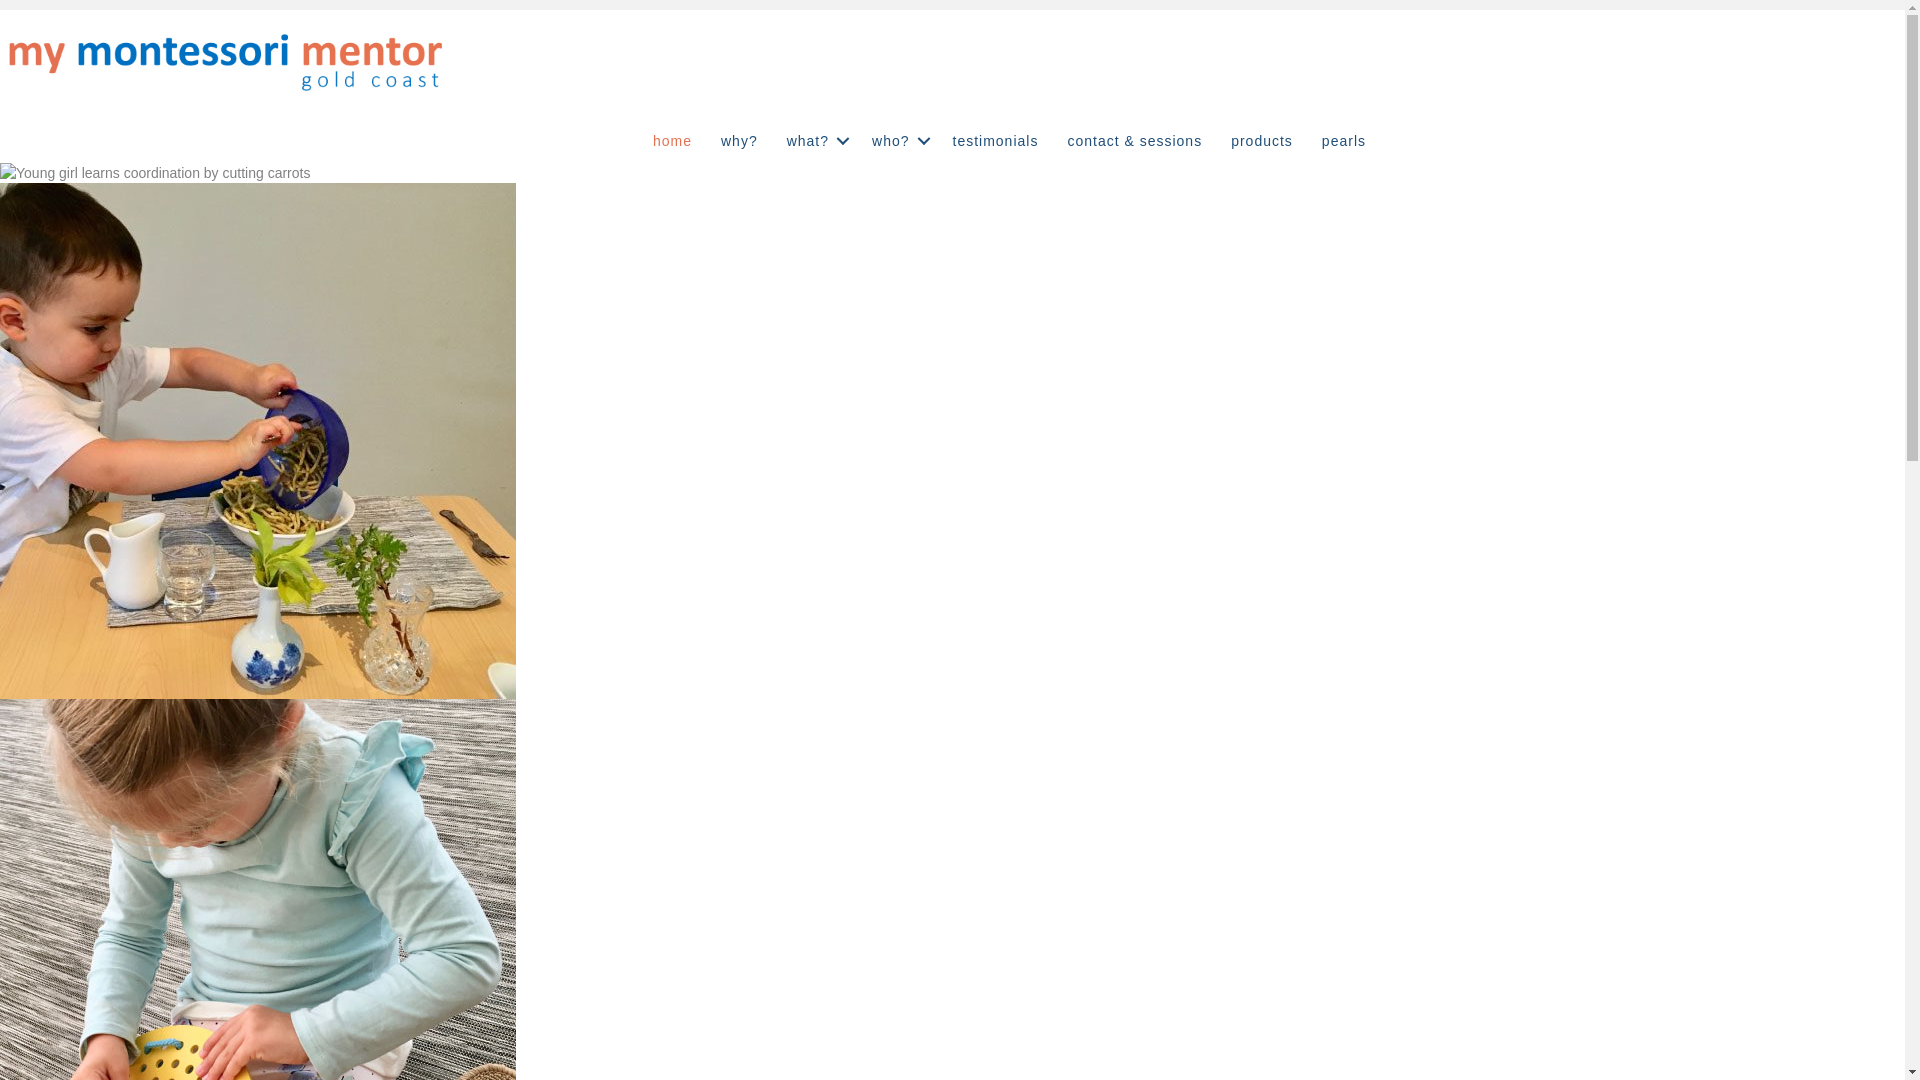  Describe the element at coordinates (672, 140) in the screenshot. I see `'home'` at that location.